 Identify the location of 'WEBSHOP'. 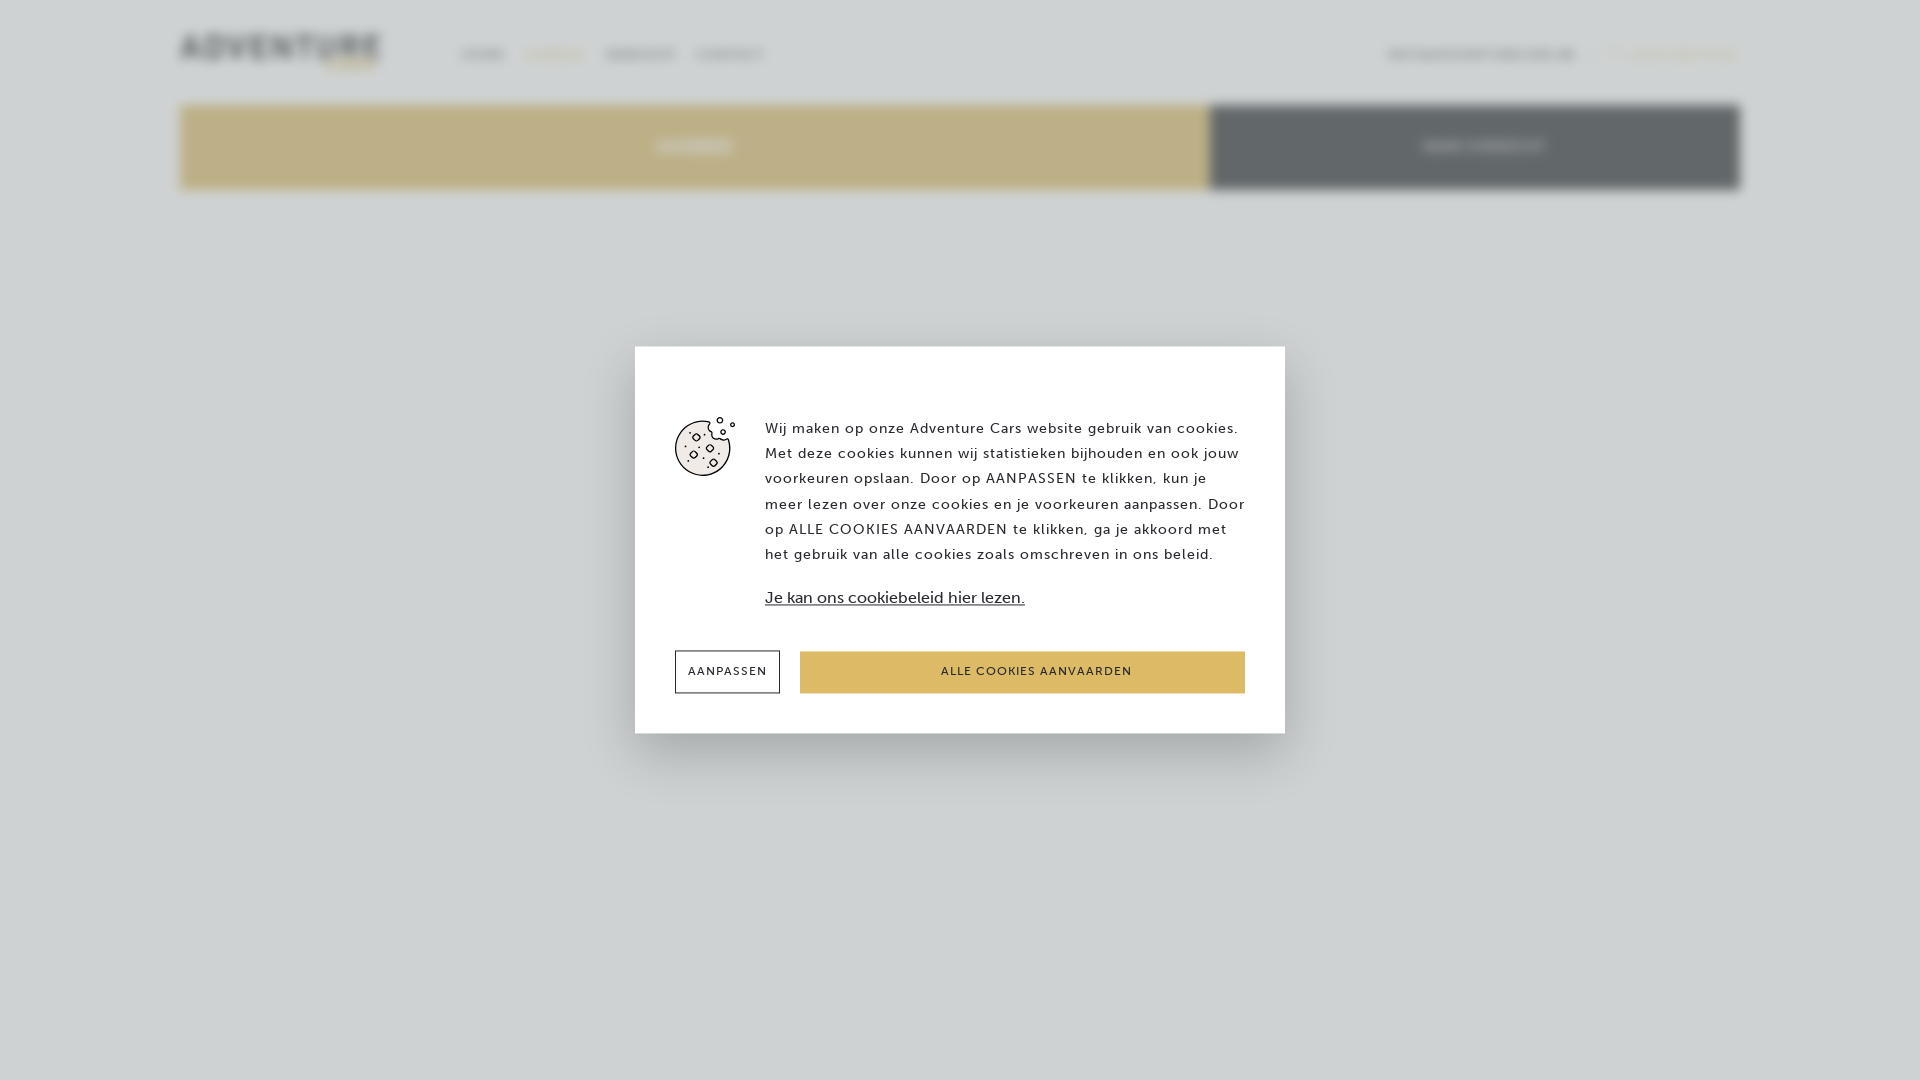
(641, 52).